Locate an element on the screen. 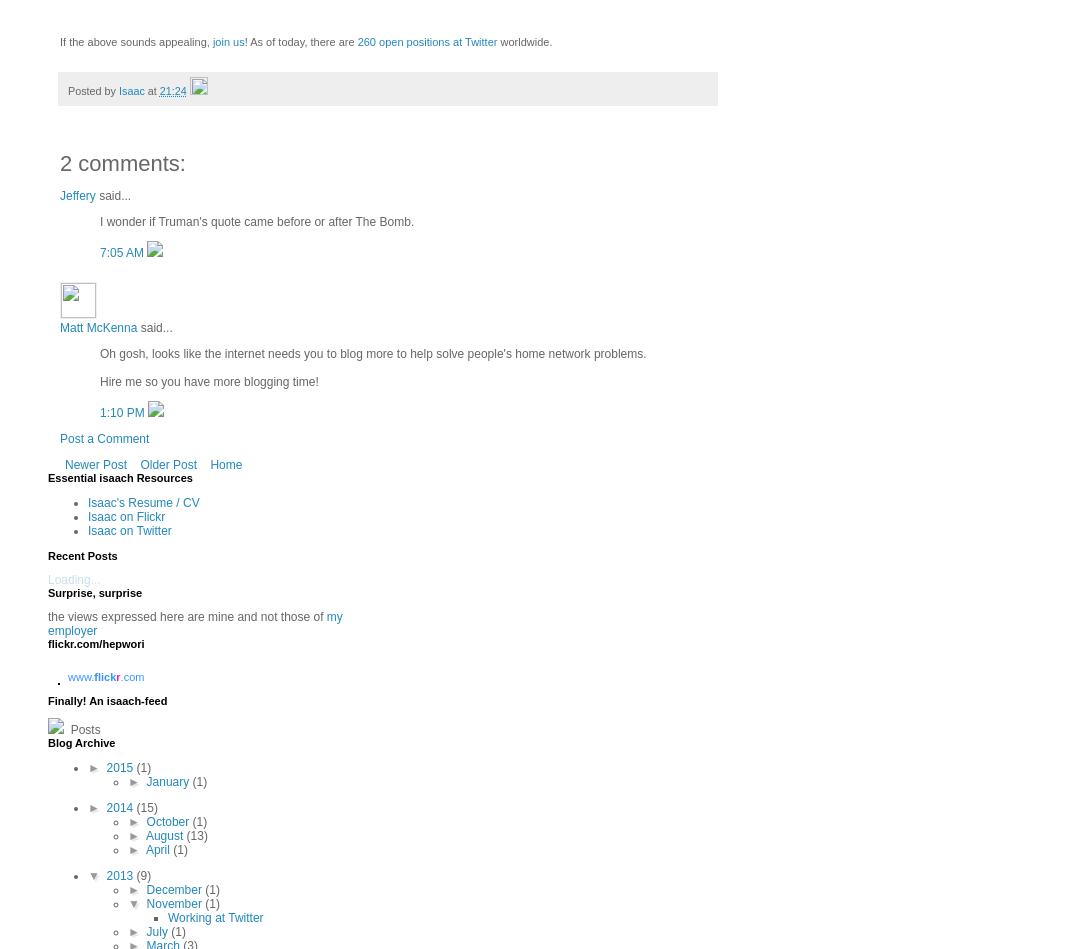  'Matt McKenna' is located at coordinates (97, 327).